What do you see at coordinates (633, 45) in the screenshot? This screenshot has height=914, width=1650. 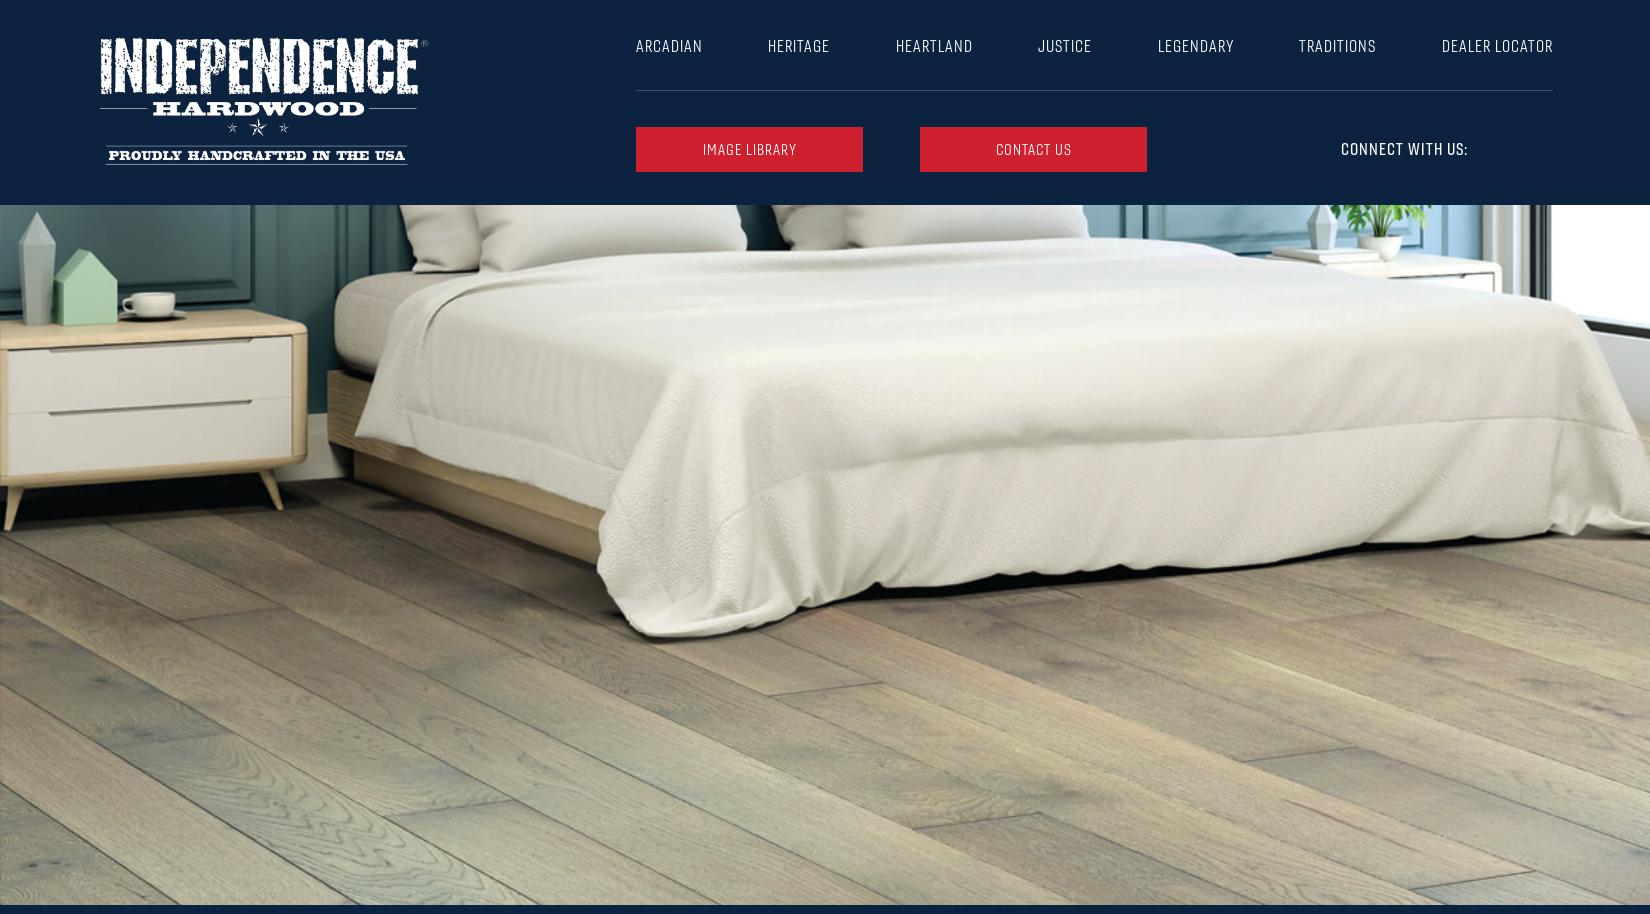 I see `'Arcadian'` at bounding box center [633, 45].